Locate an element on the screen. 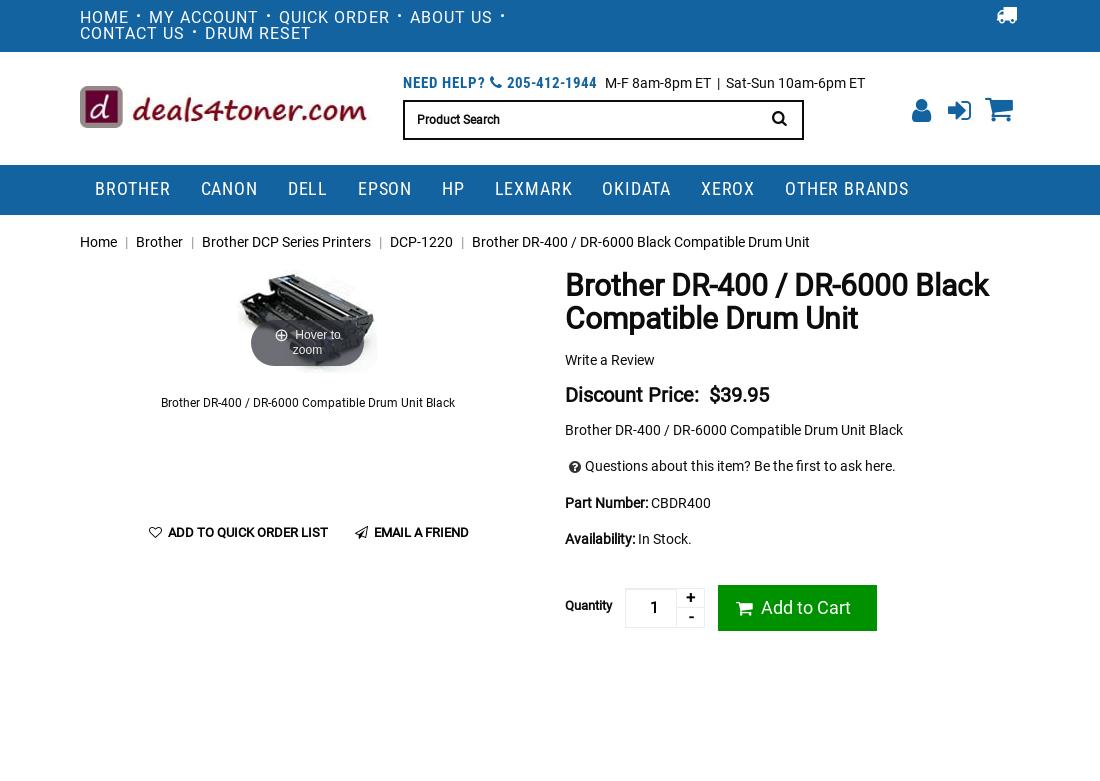 The image size is (1100, 781). 'Add to Cart' is located at coordinates (803, 606).